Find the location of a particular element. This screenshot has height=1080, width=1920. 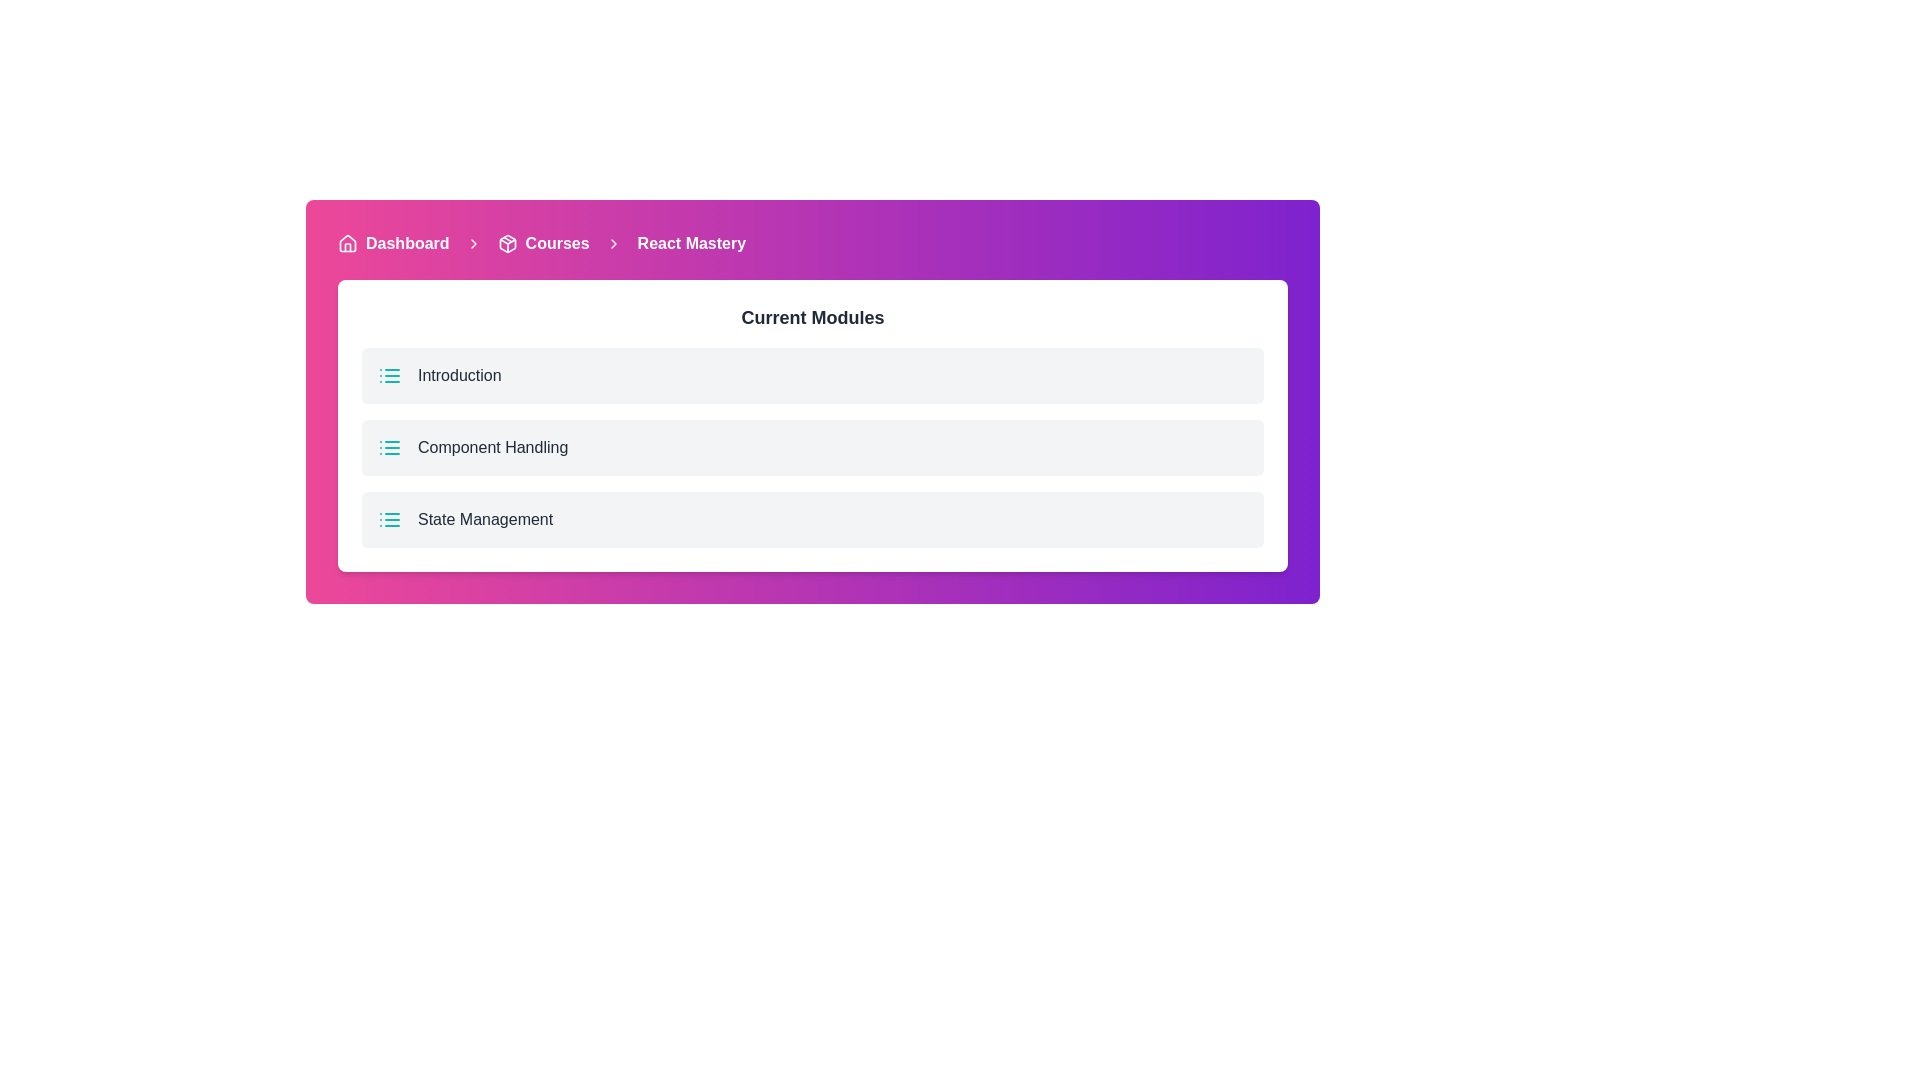

the 'Courses' hyperlink in the breadcrumb navigation bar to visualize the underline effect is located at coordinates (557, 242).